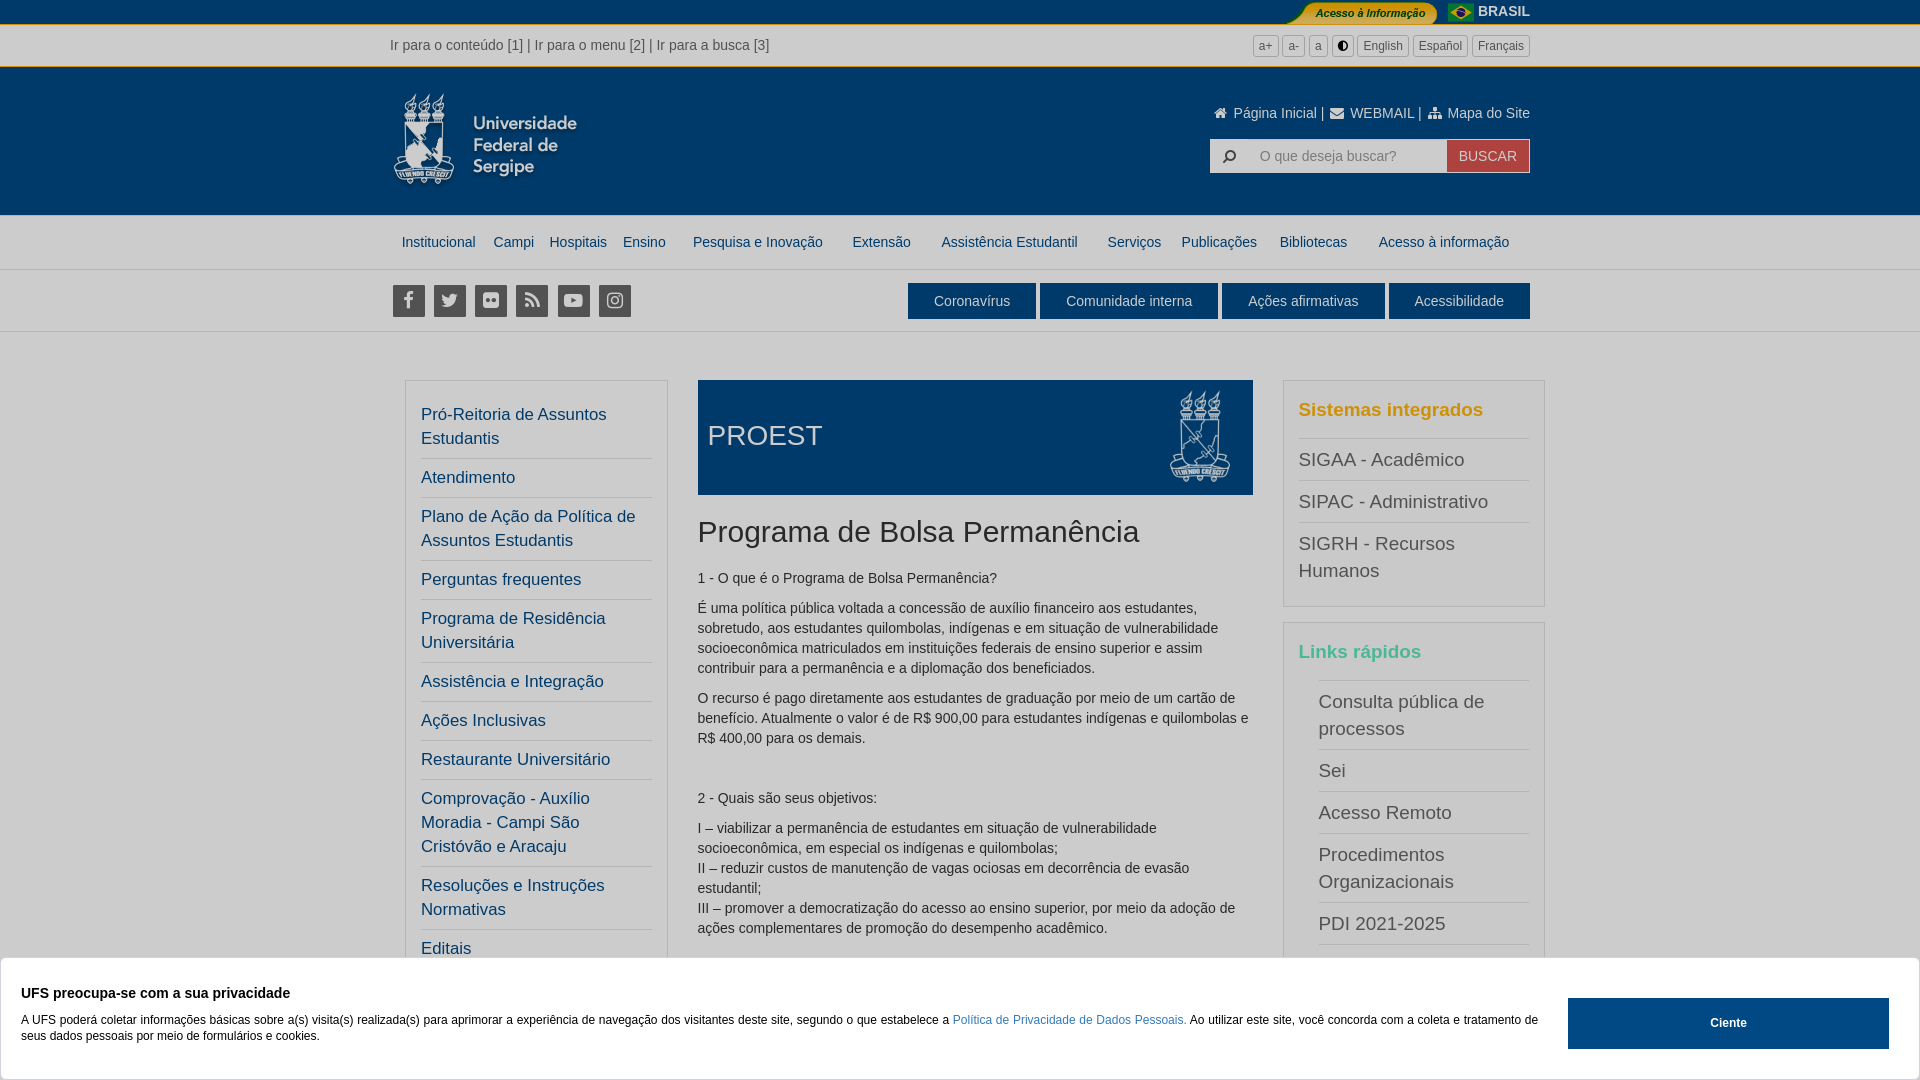 The height and width of the screenshot is (1080, 1920). Describe the element at coordinates (1328, 112) in the screenshot. I see `'WEBMAIL'` at that location.